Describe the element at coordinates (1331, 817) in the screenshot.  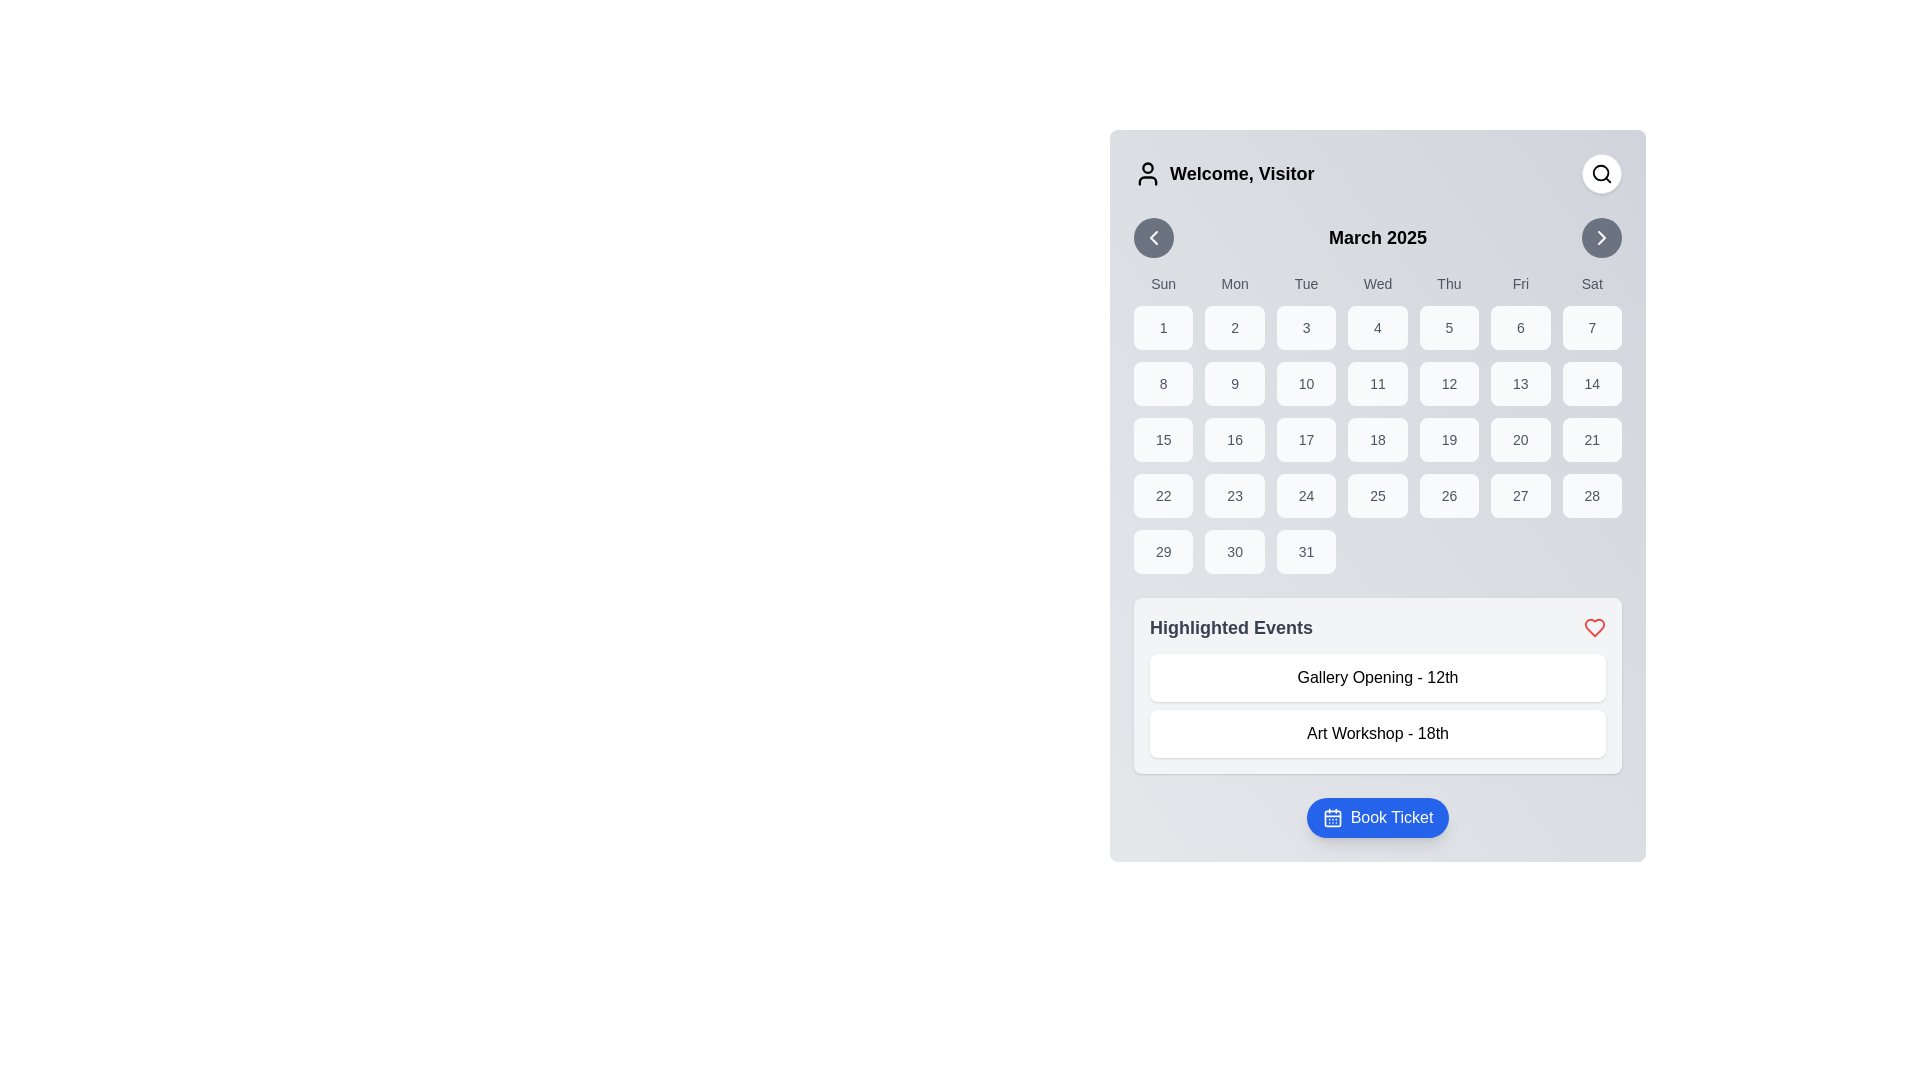
I see `the calendar icon located to the left of the 'Book Ticket' text within the blue circular button at the bottom section of the interface` at that location.